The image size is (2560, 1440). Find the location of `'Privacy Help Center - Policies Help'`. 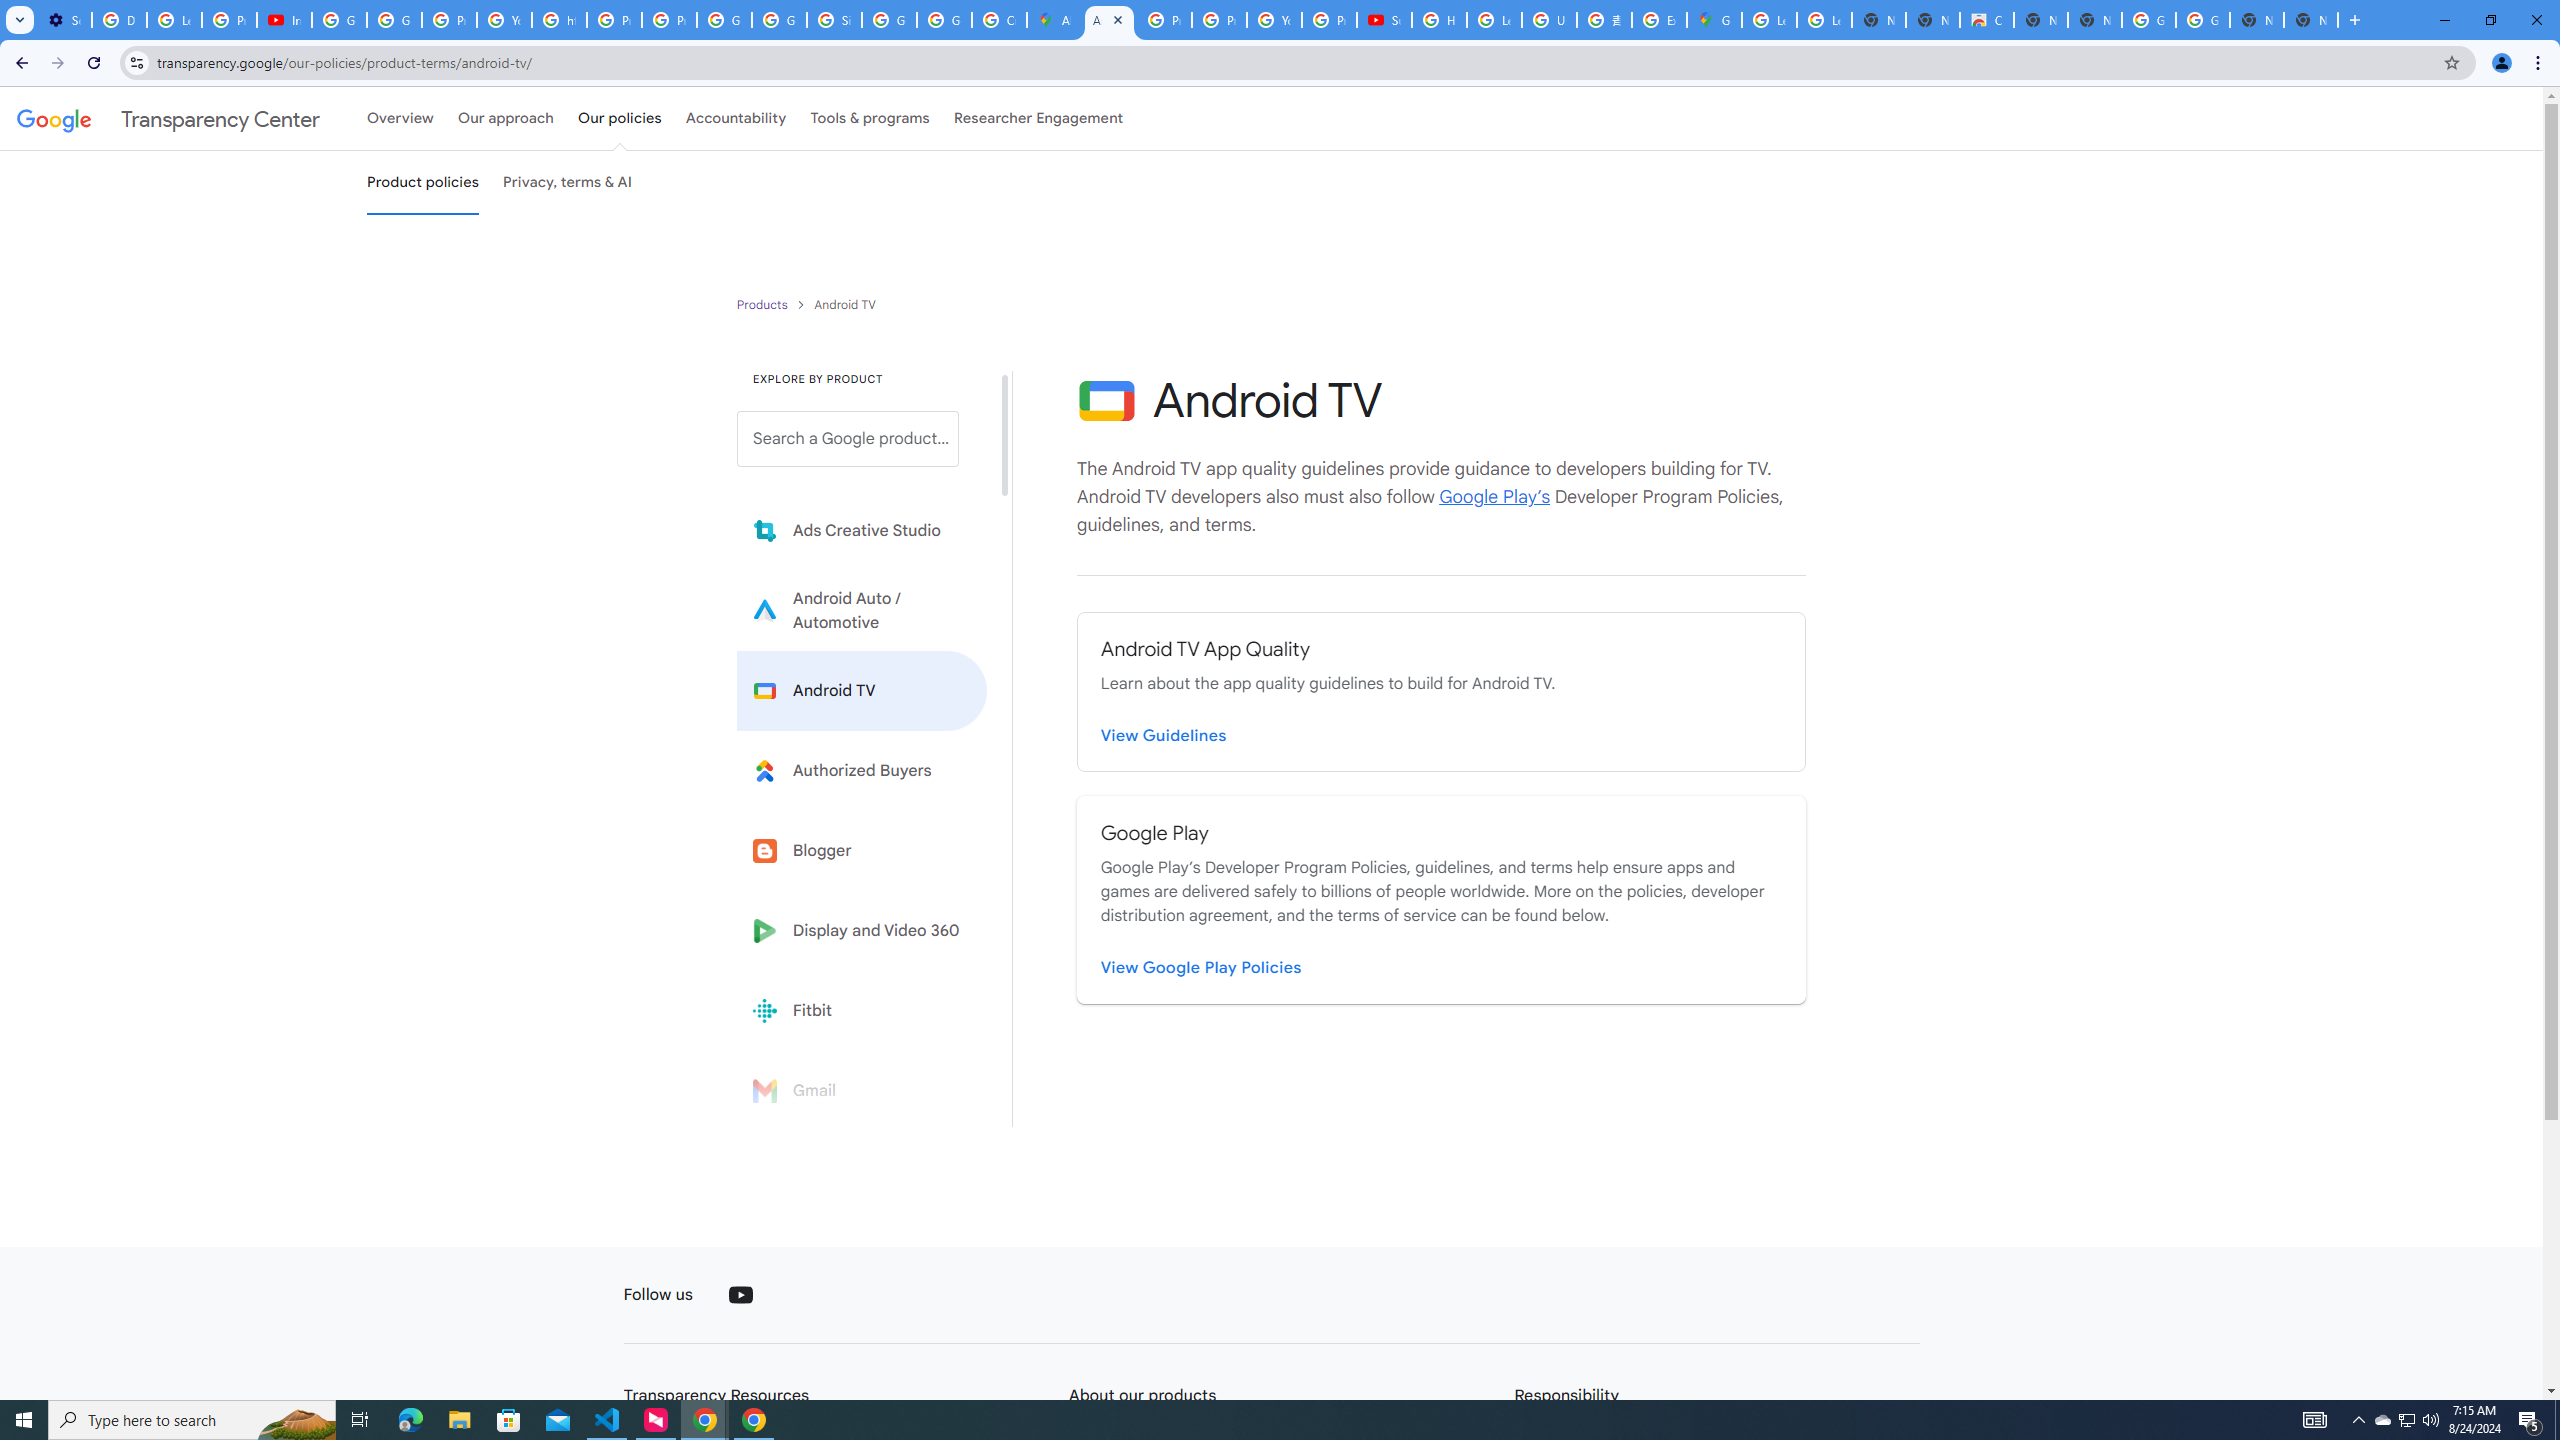

'Privacy Help Center - Policies Help' is located at coordinates (1163, 19).